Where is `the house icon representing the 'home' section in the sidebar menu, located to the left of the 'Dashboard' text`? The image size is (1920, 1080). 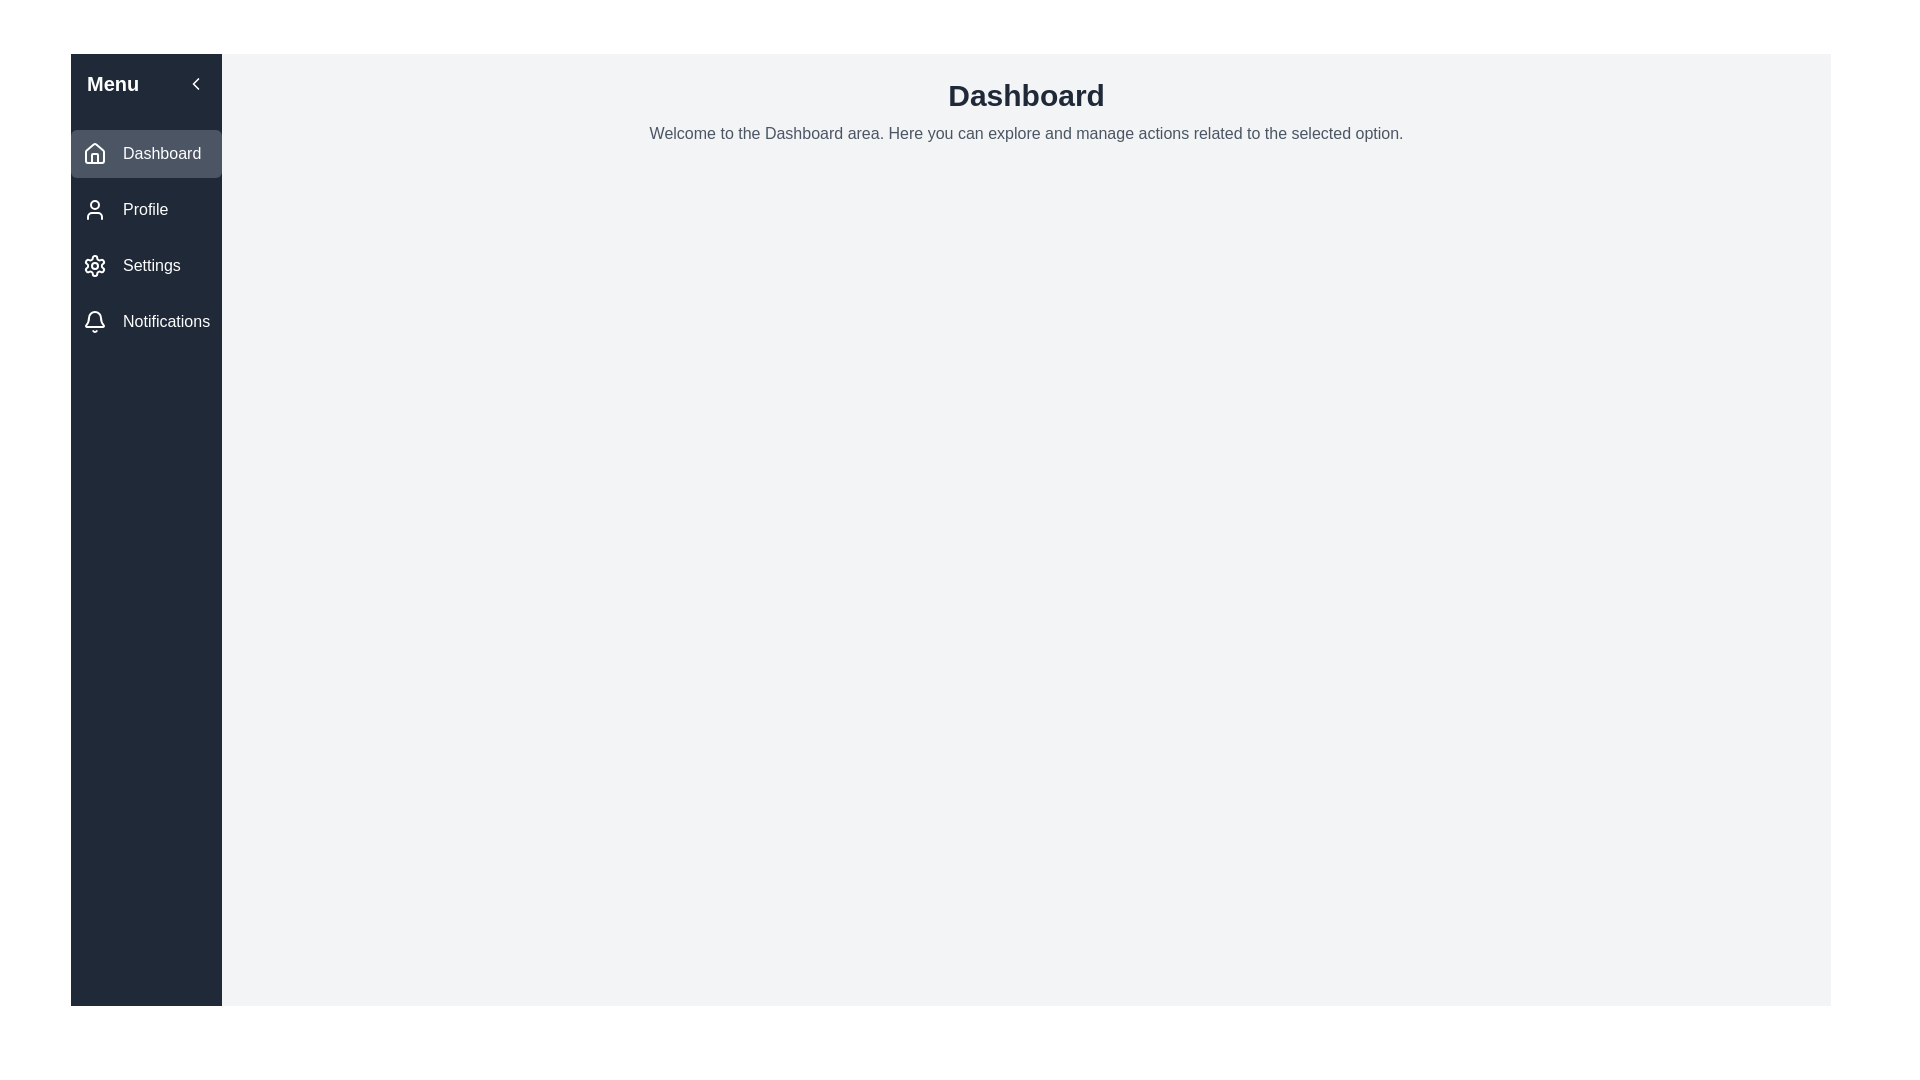
the house icon representing the 'home' section in the sidebar menu, located to the left of the 'Dashboard' text is located at coordinates (94, 153).